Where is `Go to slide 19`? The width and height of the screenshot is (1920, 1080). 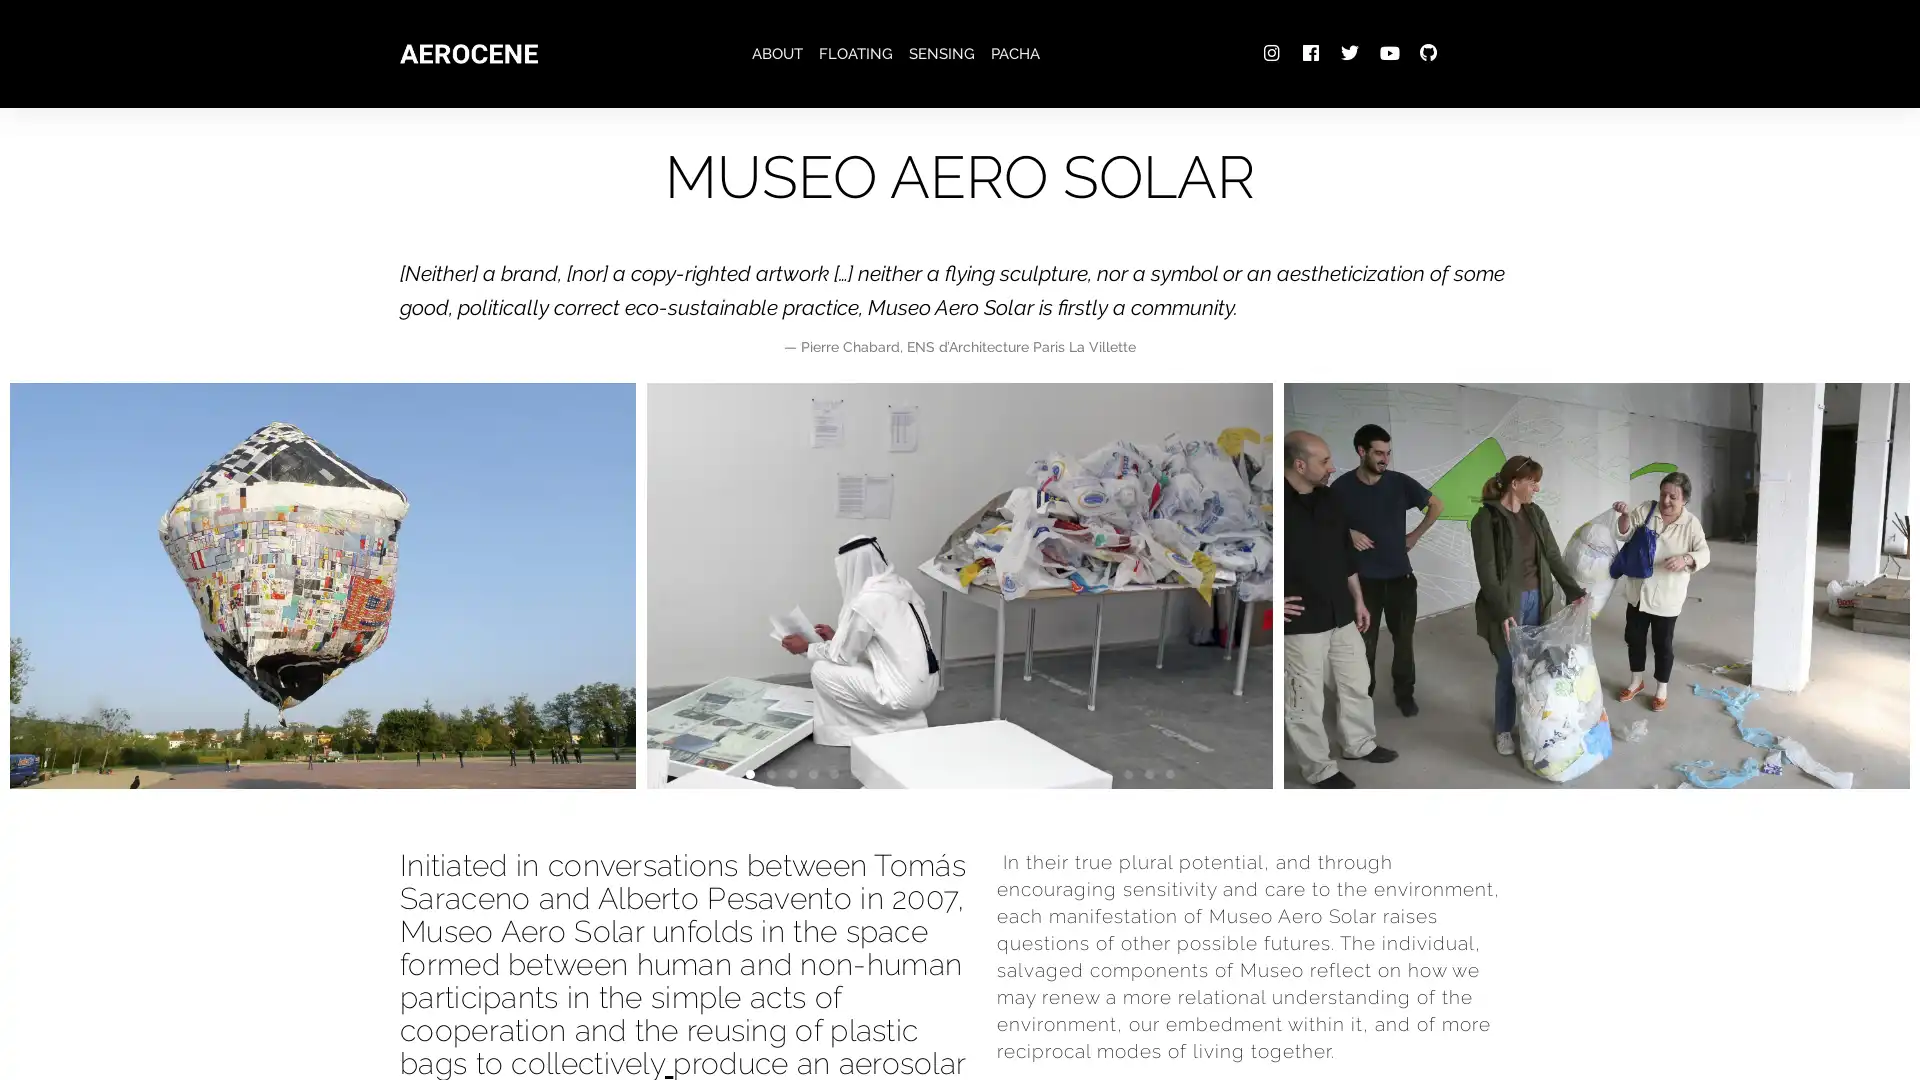
Go to slide 19 is located at coordinates (1127, 773).